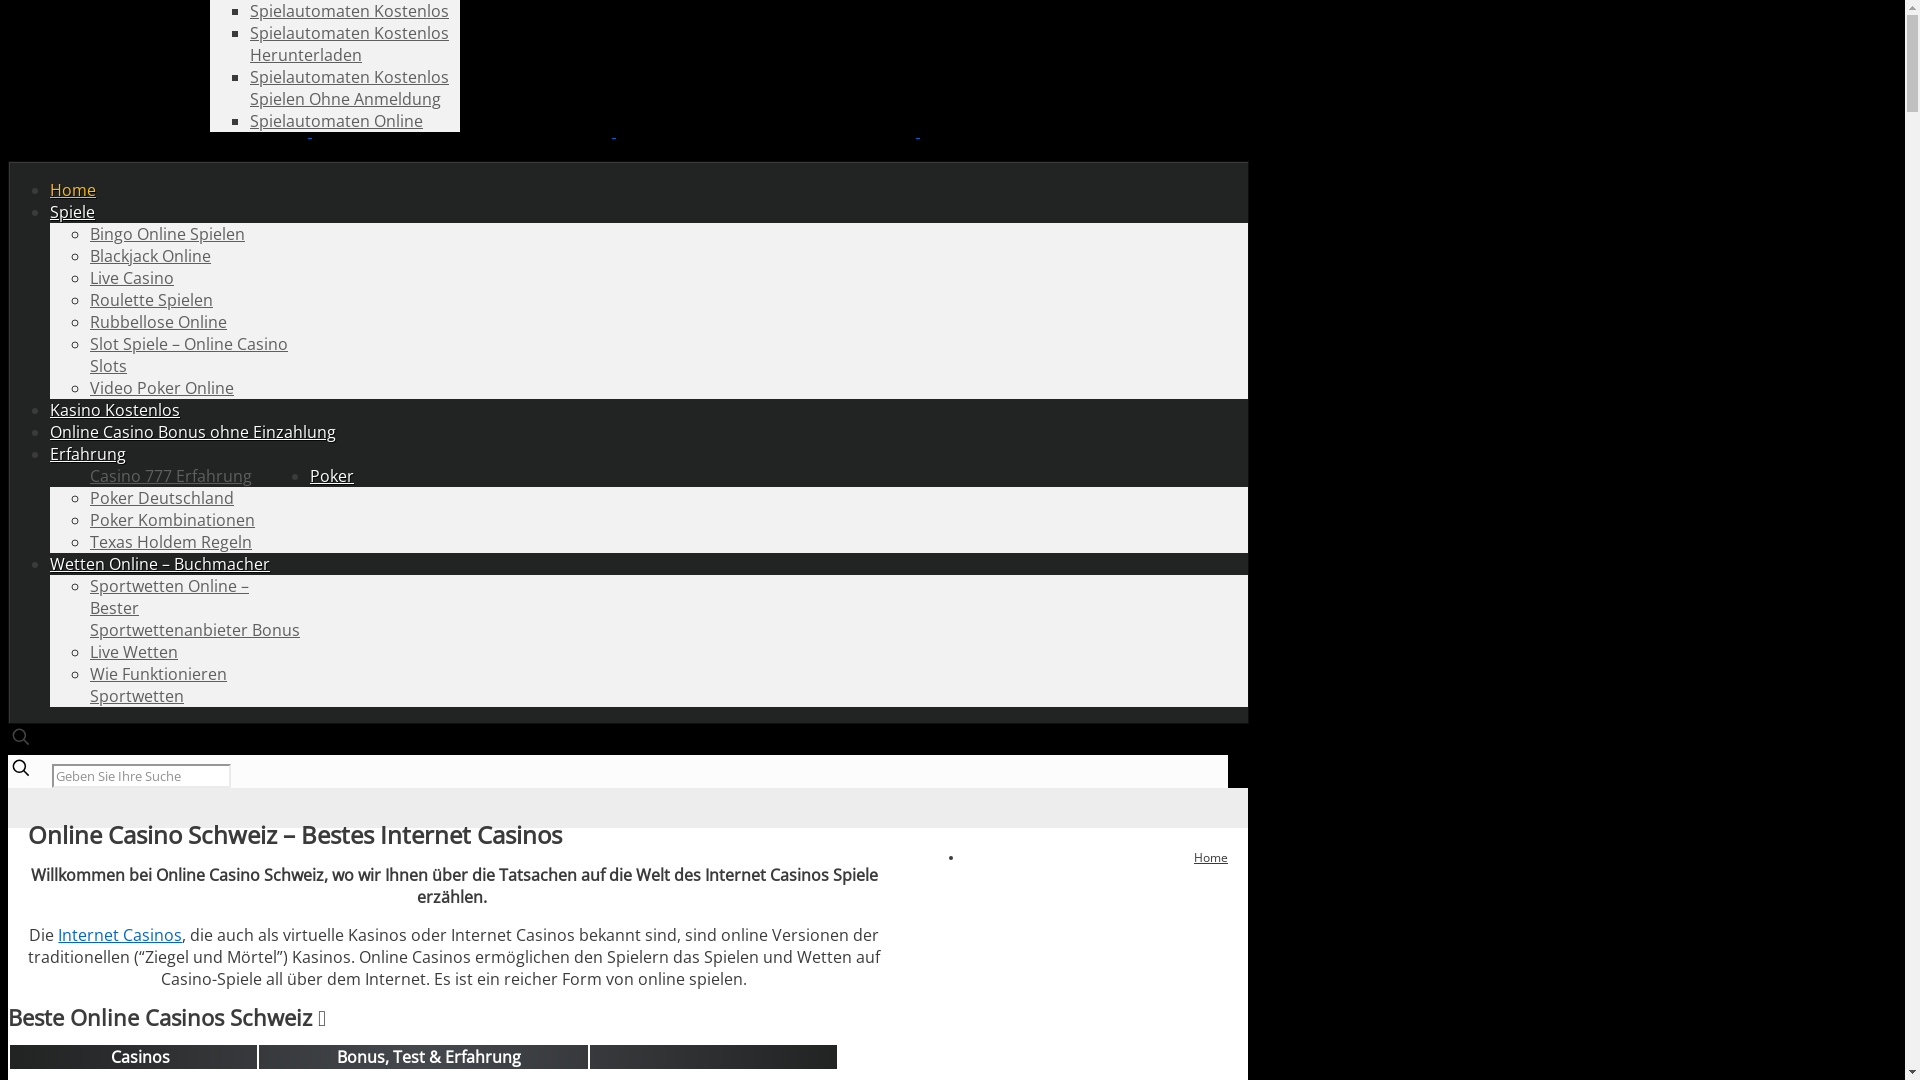 The height and width of the screenshot is (1080, 1920). Describe the element at coordinates (336, 120) in the screenshot. I see `'Spielautomaten Online'` at that location.